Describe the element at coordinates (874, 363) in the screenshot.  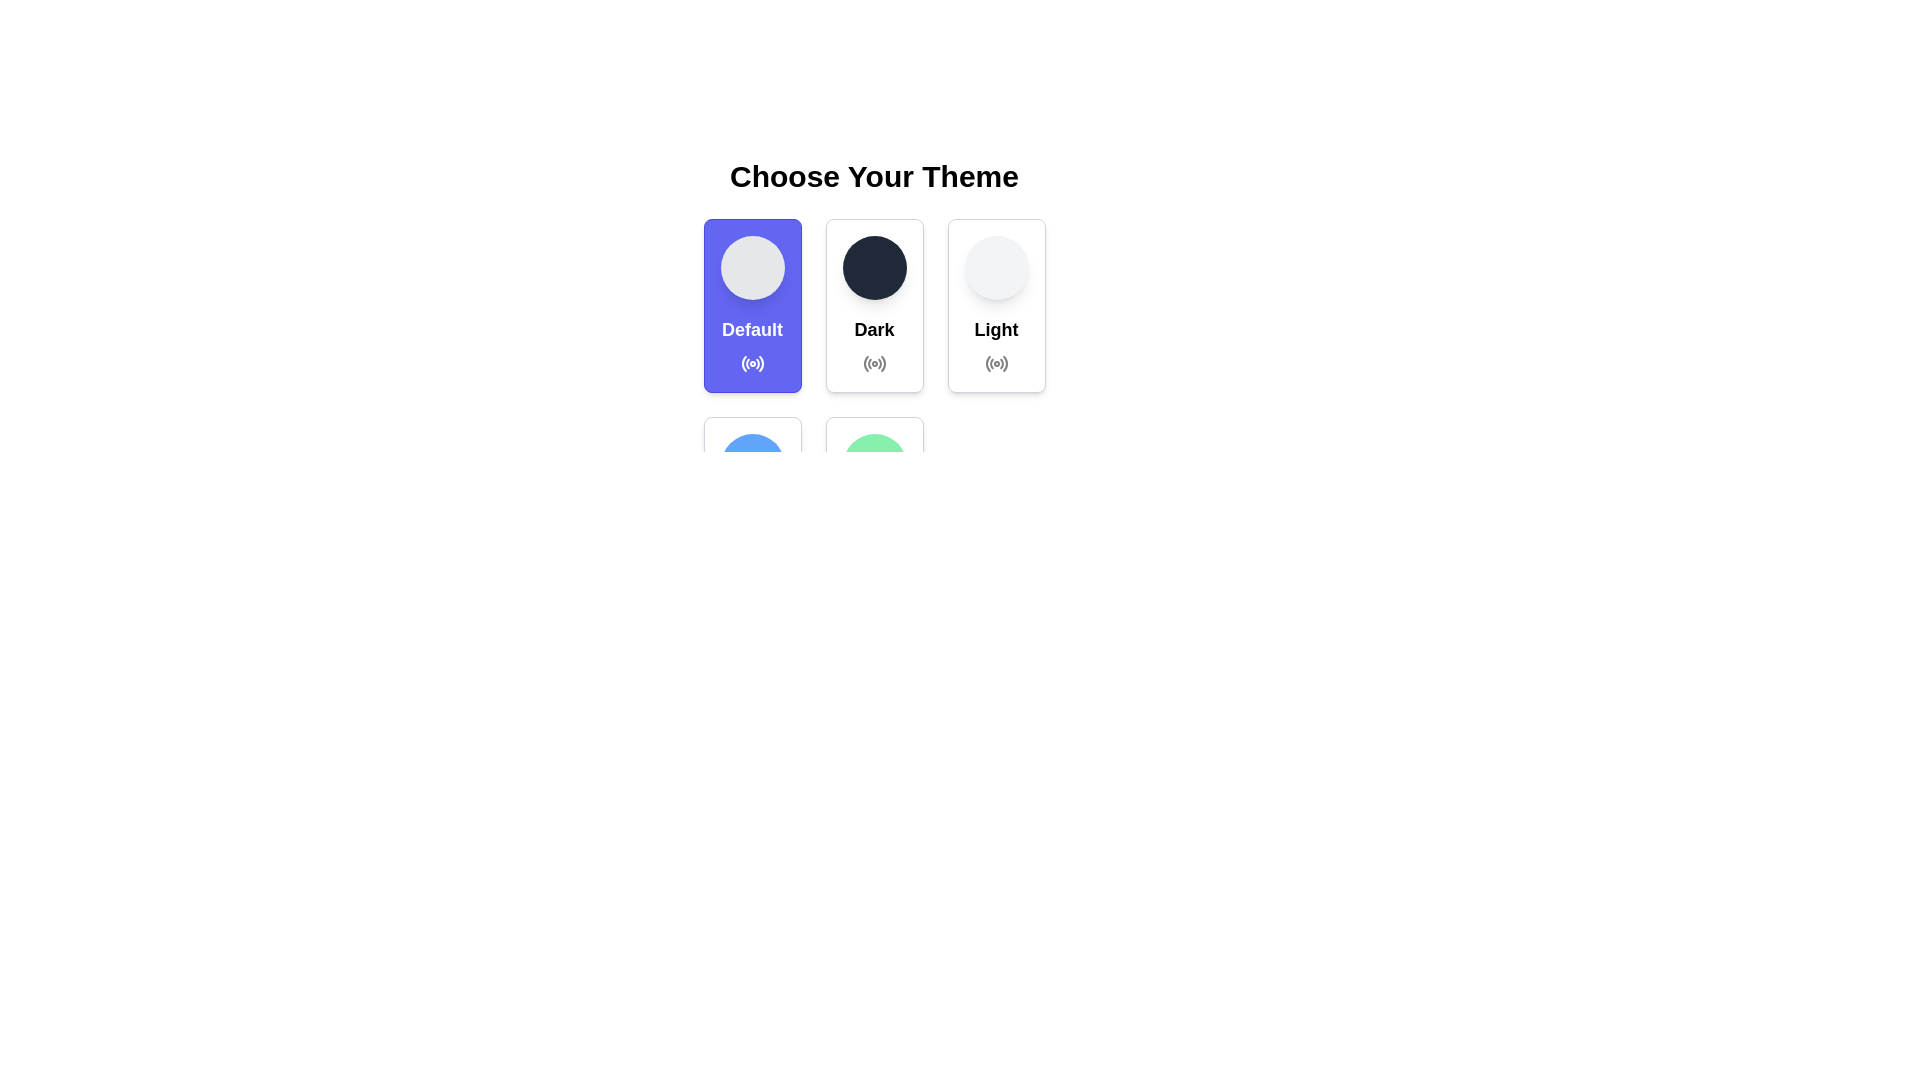
I see `the circular radio signal SVG icon located below the 'Dark' label within its selectable card` at that location.